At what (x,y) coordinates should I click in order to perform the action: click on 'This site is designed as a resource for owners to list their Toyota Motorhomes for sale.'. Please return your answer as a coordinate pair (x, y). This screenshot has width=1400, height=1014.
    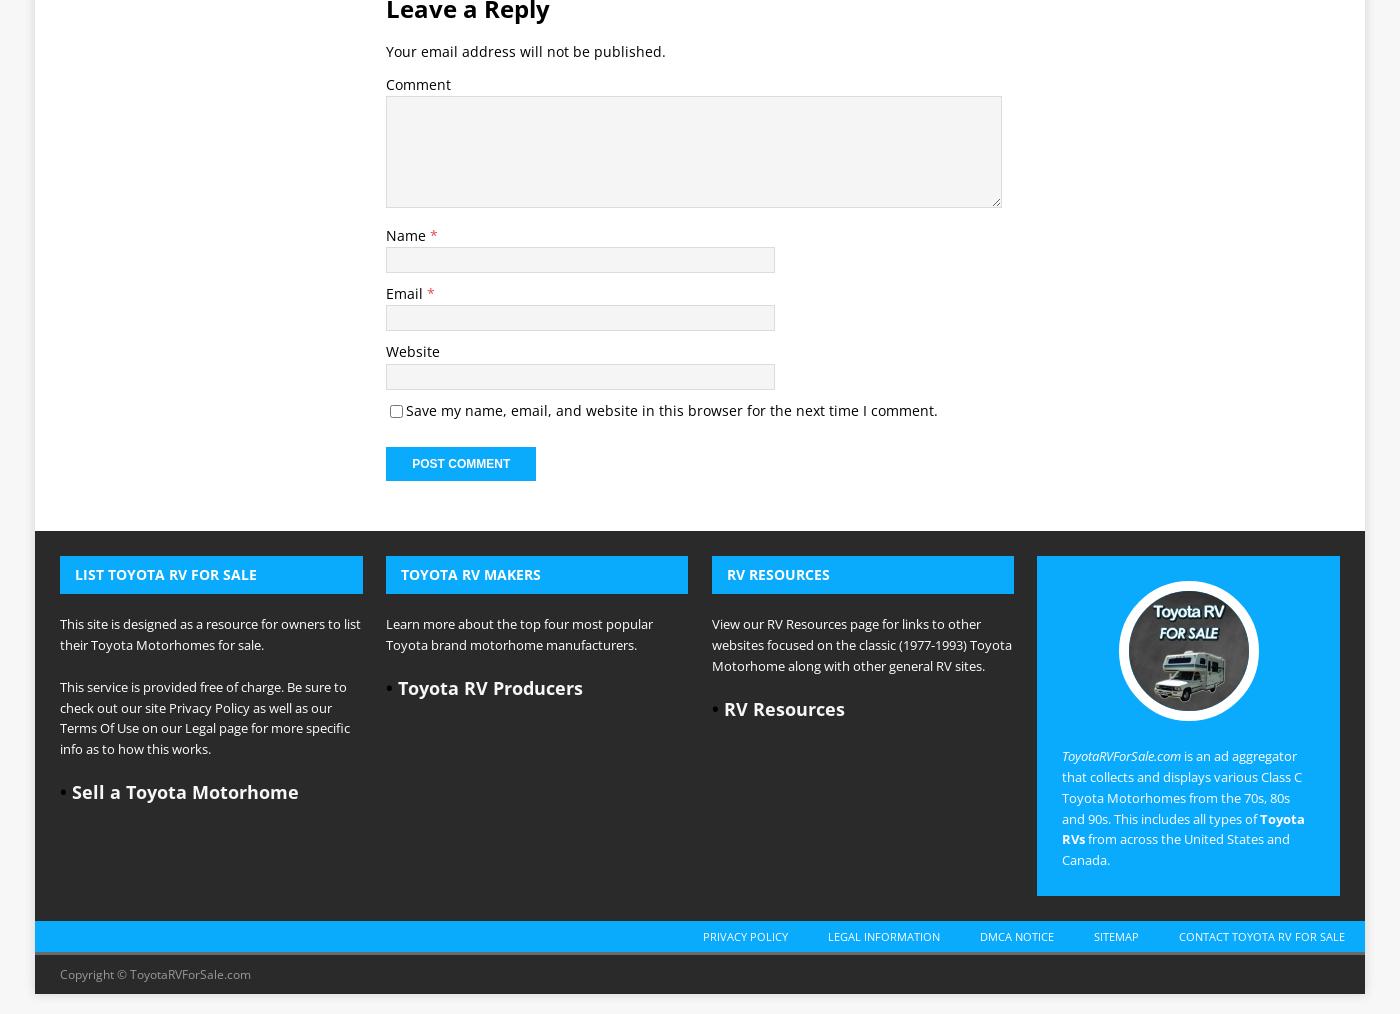
    Looking at the image, I should click on (210, 353).